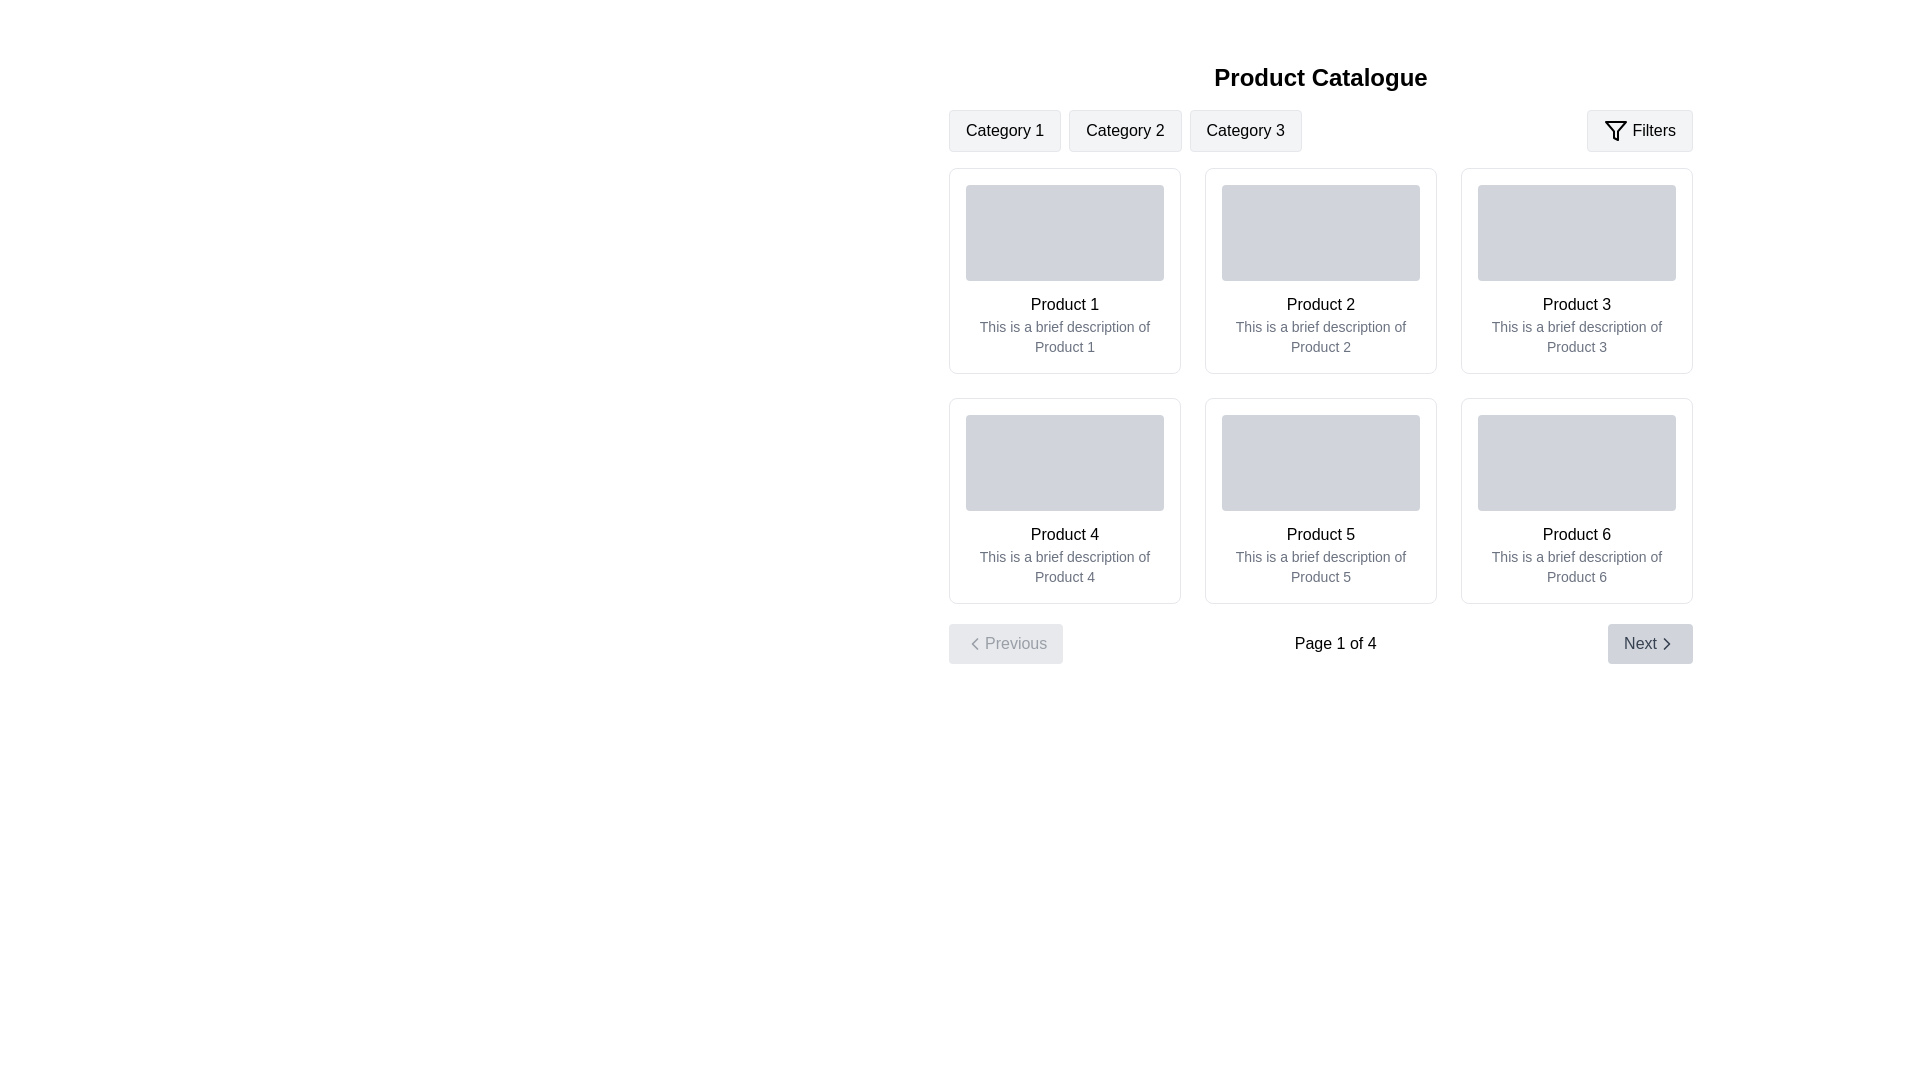 This screenshot has height=1080, width=1920. Describe the element at coordinates (1335, 644) in the screenshot. I see `the static text label displaying 'Page 1 of 4' within the pagination control, which is located between the 'Previous' and 'Next' buttons` at that location.